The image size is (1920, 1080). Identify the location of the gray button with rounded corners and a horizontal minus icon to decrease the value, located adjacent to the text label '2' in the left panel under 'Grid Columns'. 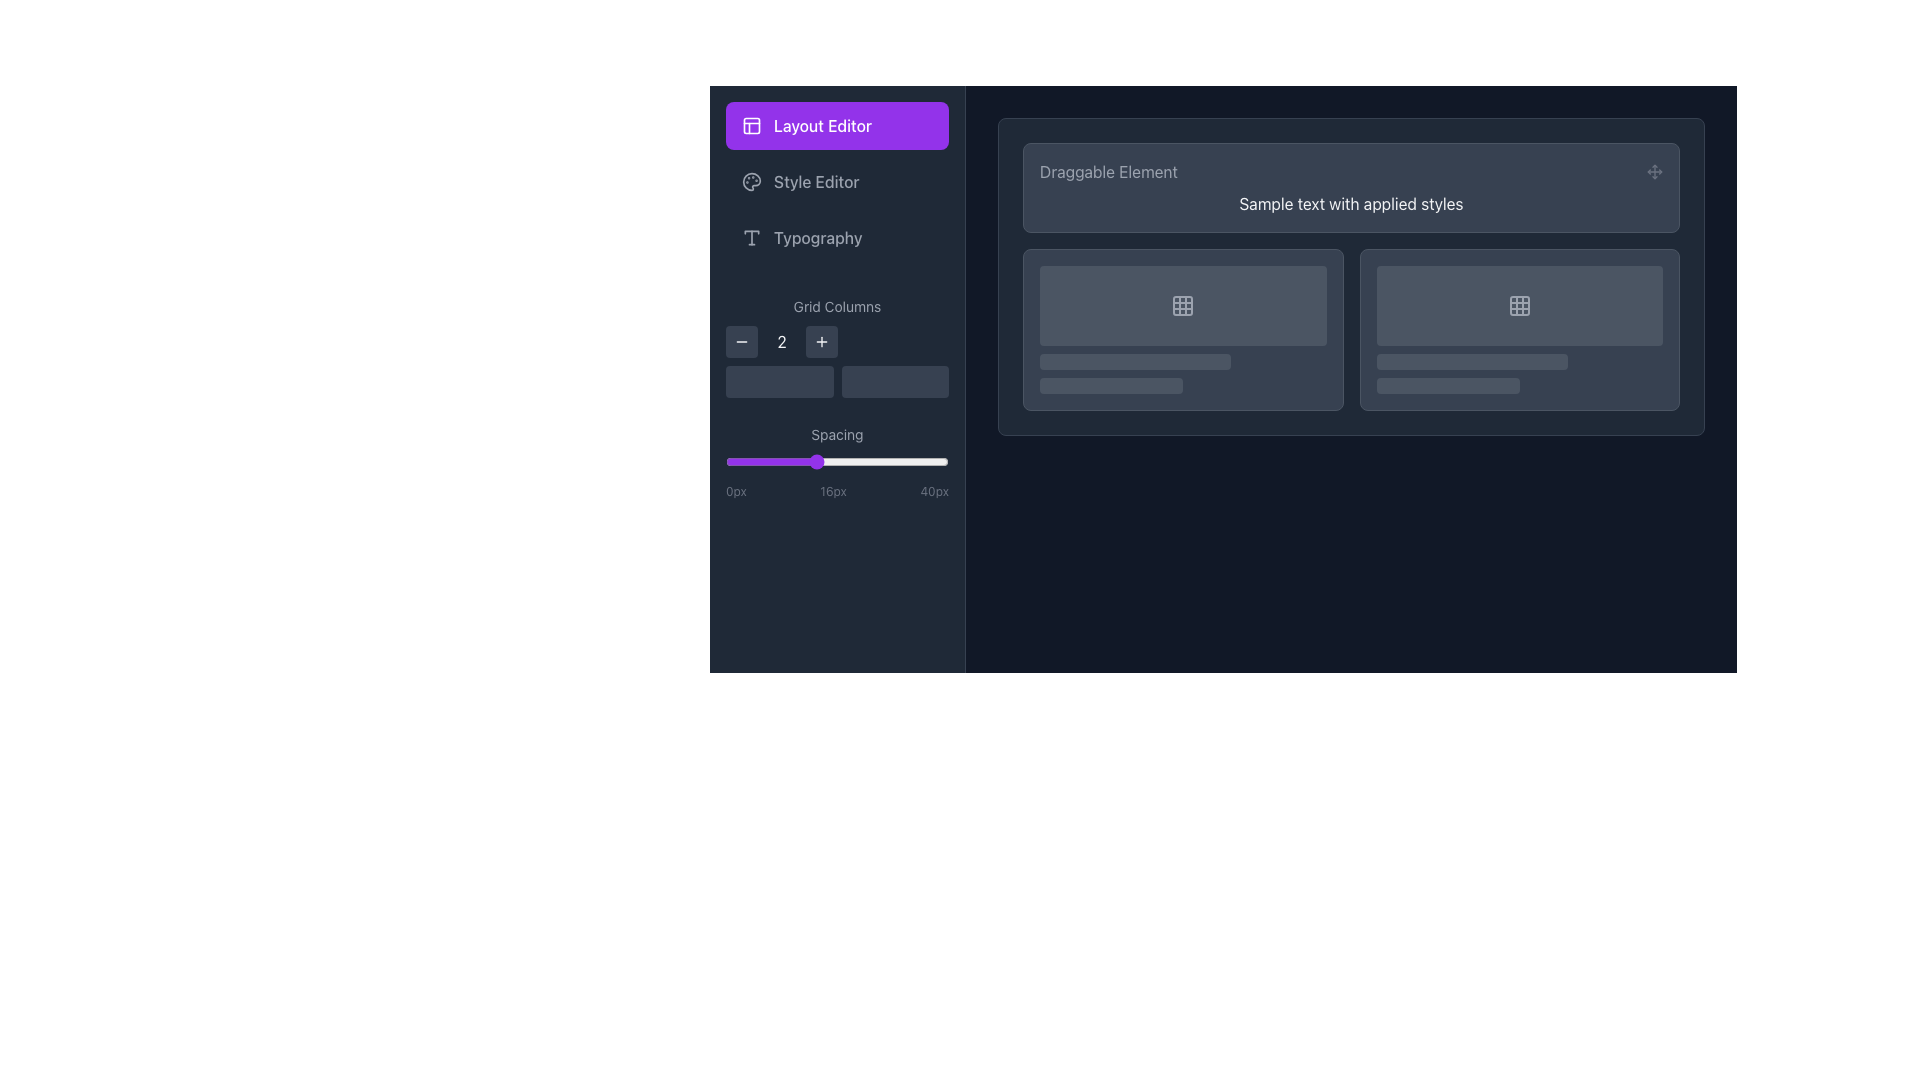
(741, 341).